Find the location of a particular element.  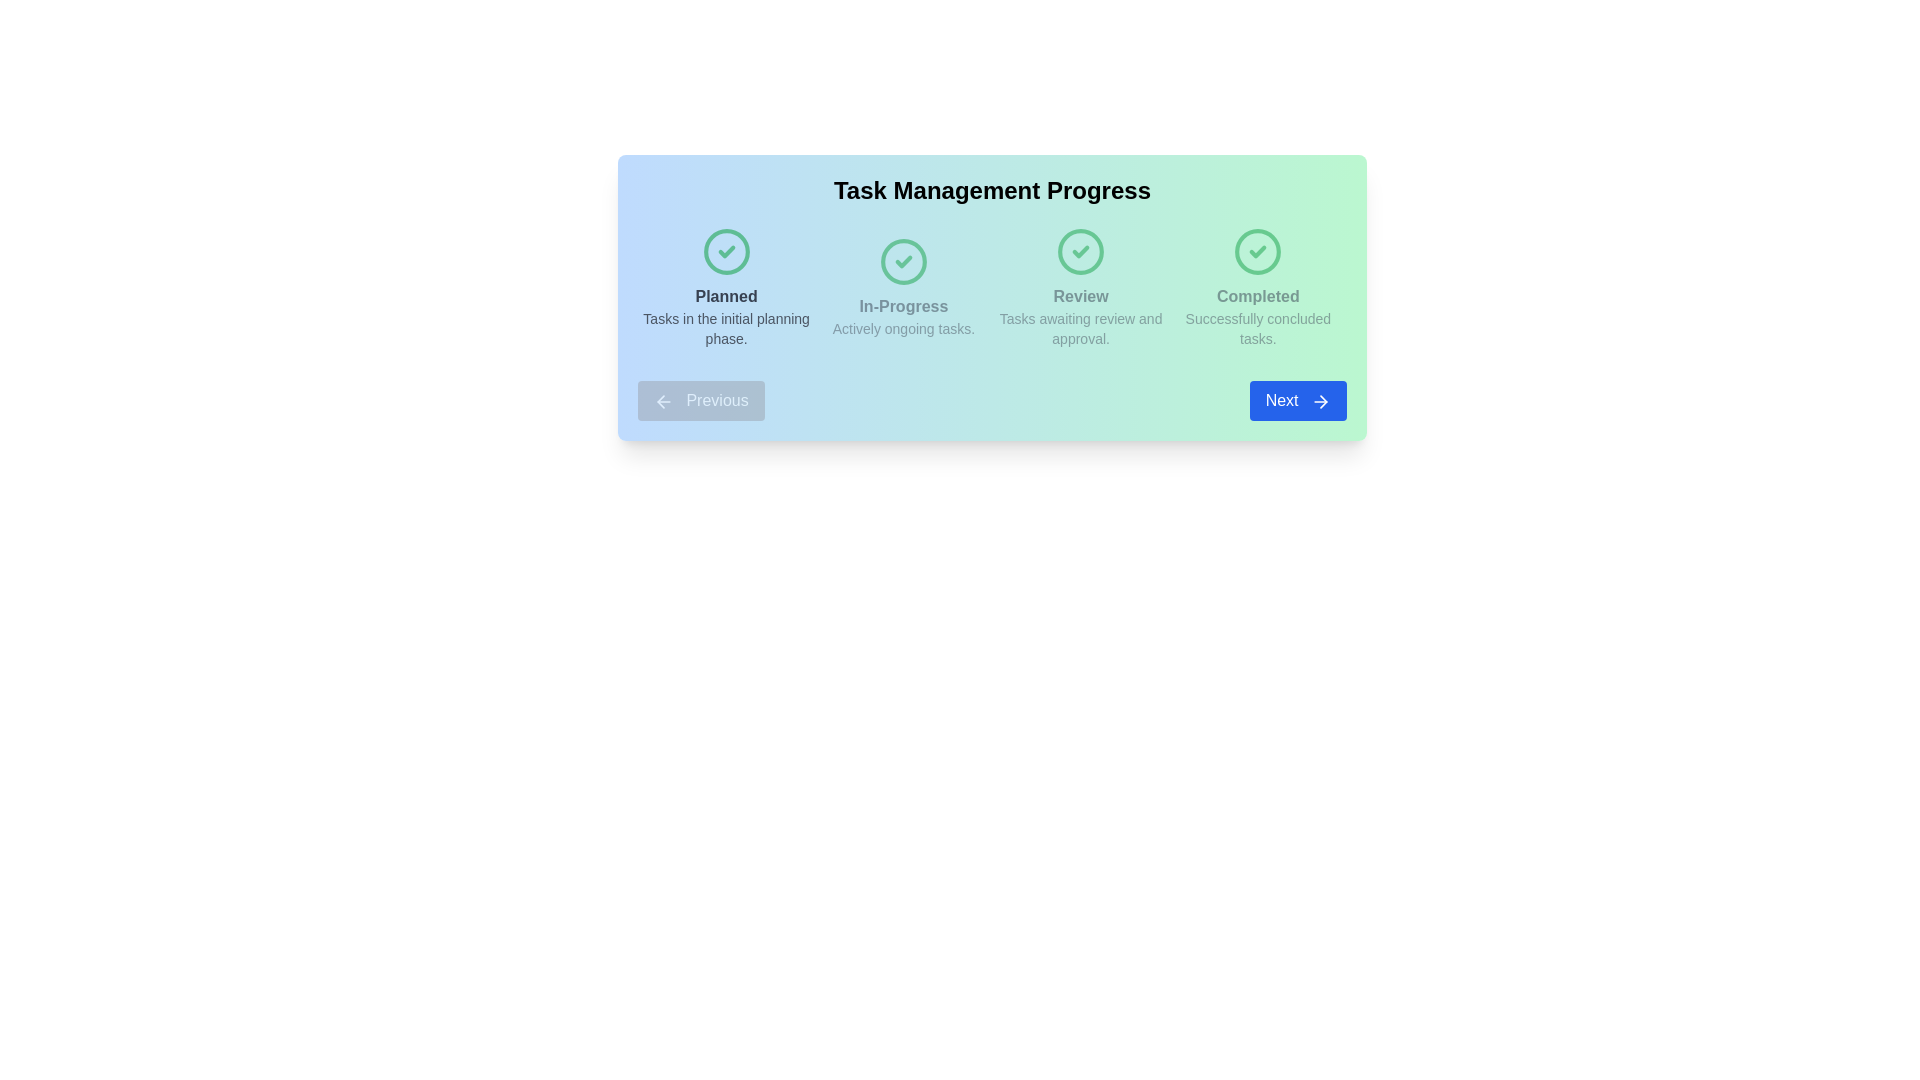

the 'Next' button to navigate to the next stage is located at coordinates (1297, 401).